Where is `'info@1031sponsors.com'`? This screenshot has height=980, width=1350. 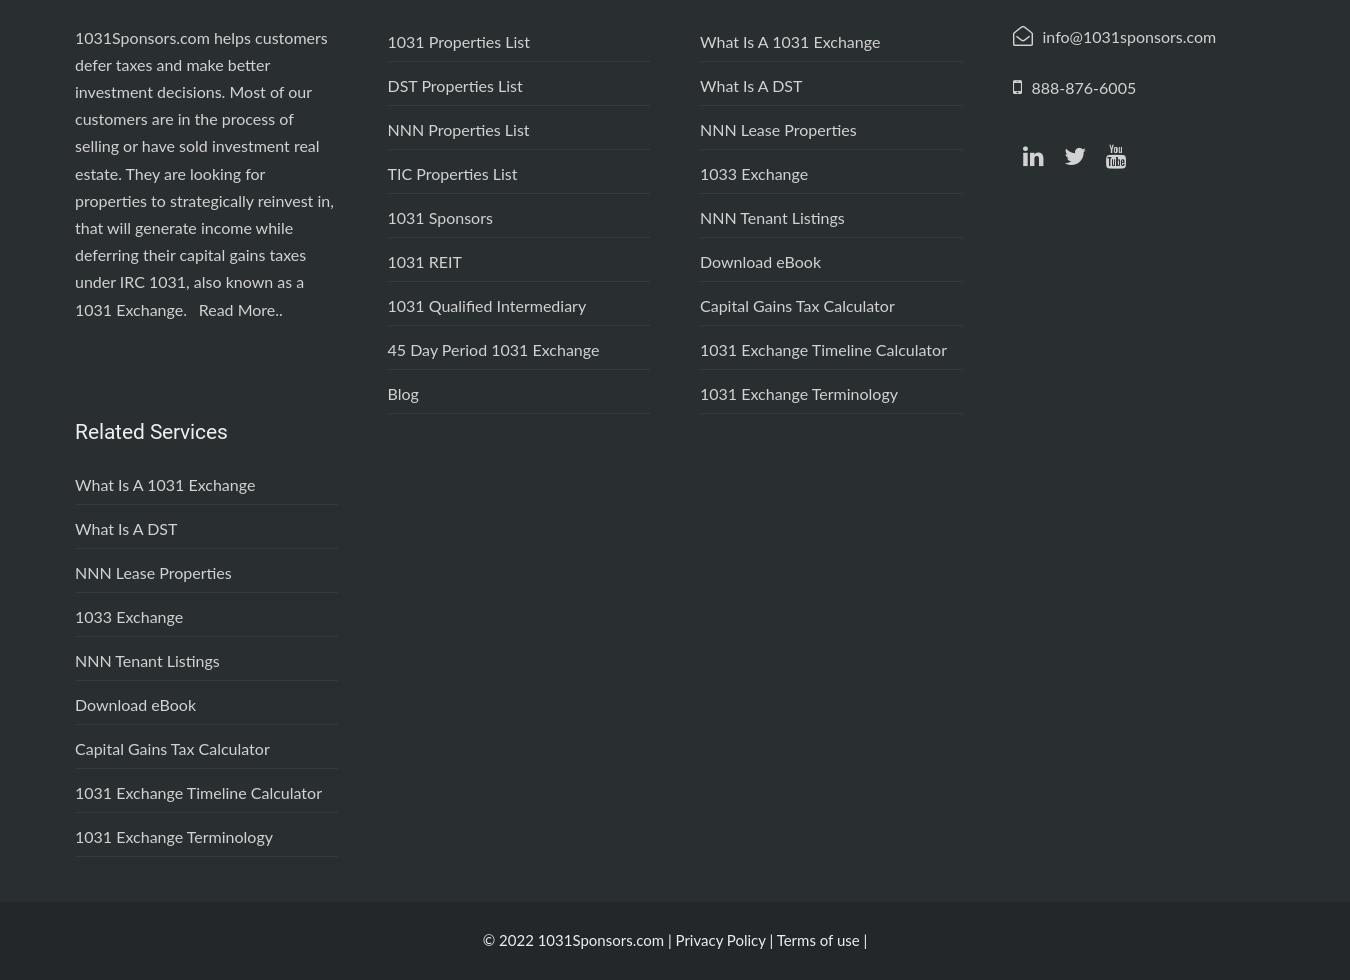
'info@1031sponsors.com' is located at coordinates (1128, 37).